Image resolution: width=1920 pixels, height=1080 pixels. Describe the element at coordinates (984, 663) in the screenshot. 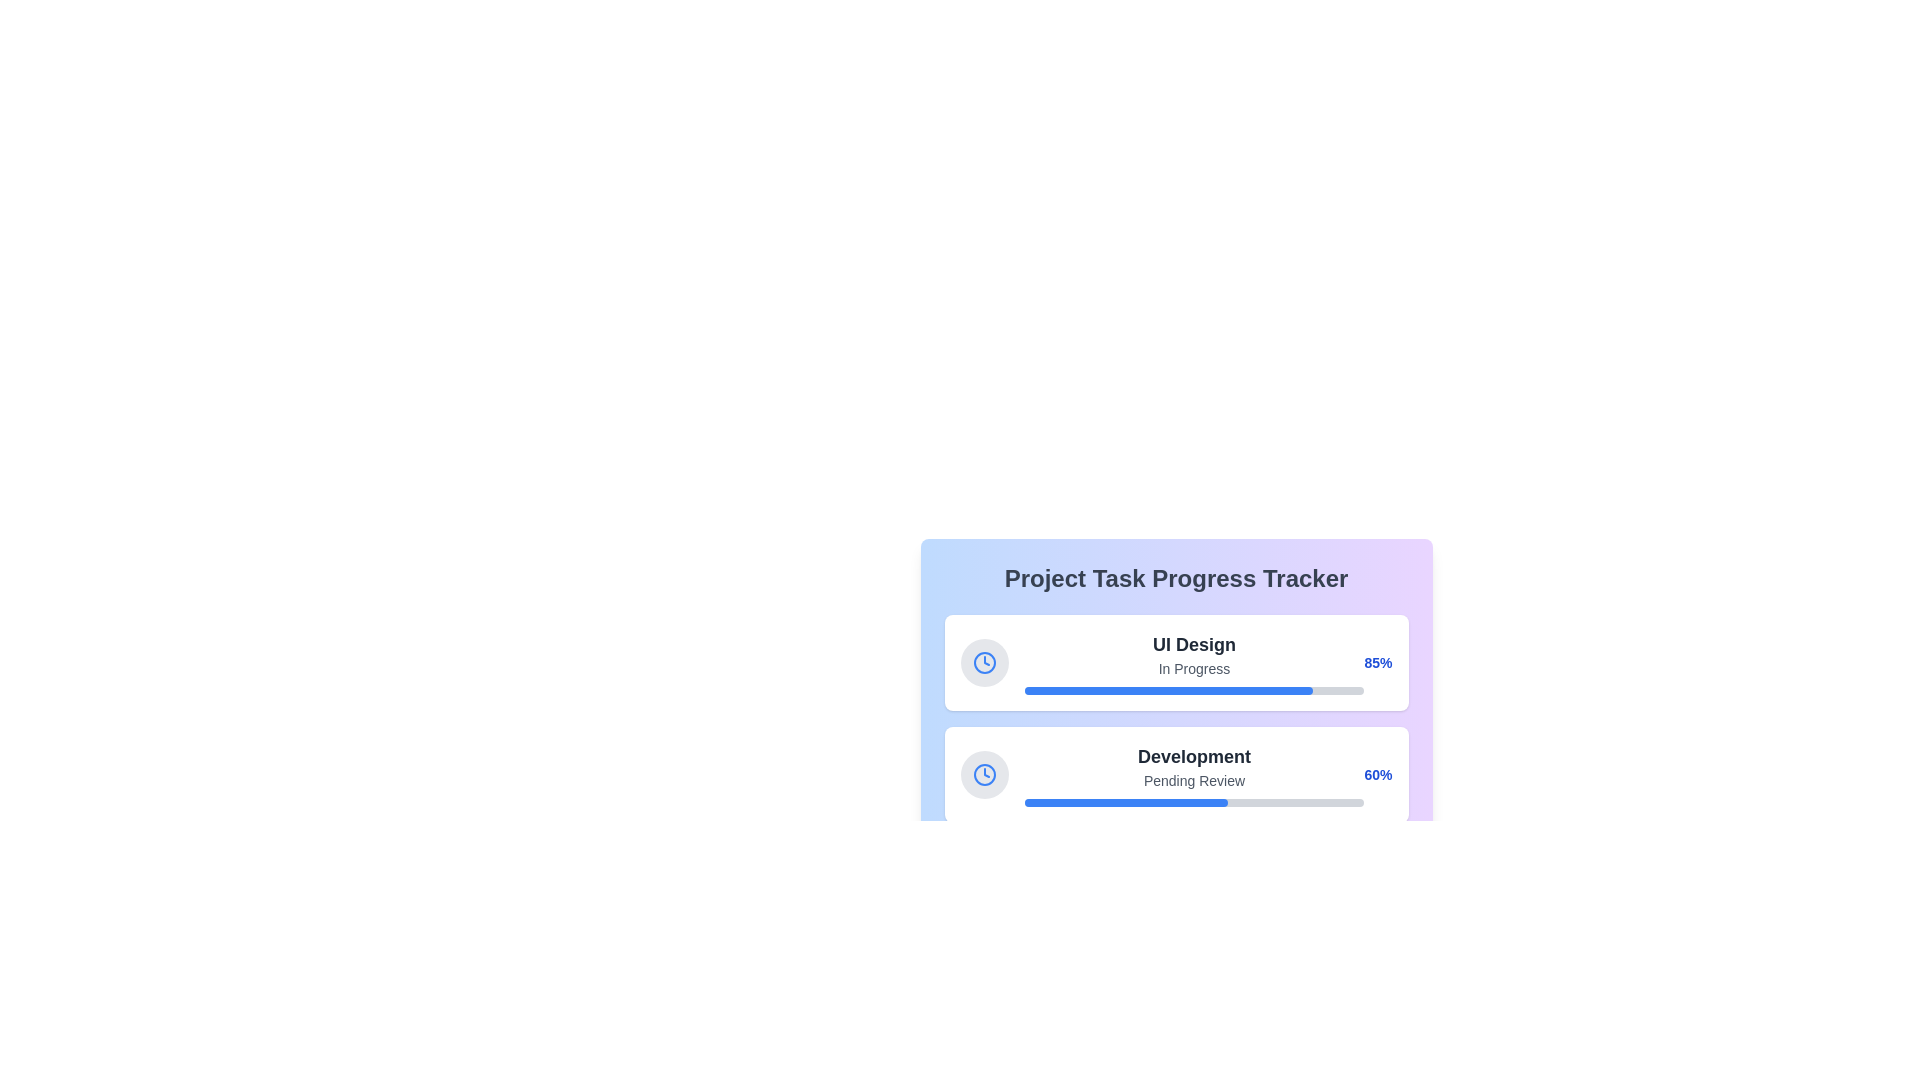

I see `the circular icon with a light gray background and a blue outline of a clock, which is located to the left of the text 'UI Design' and 'In Progress'` at that location.